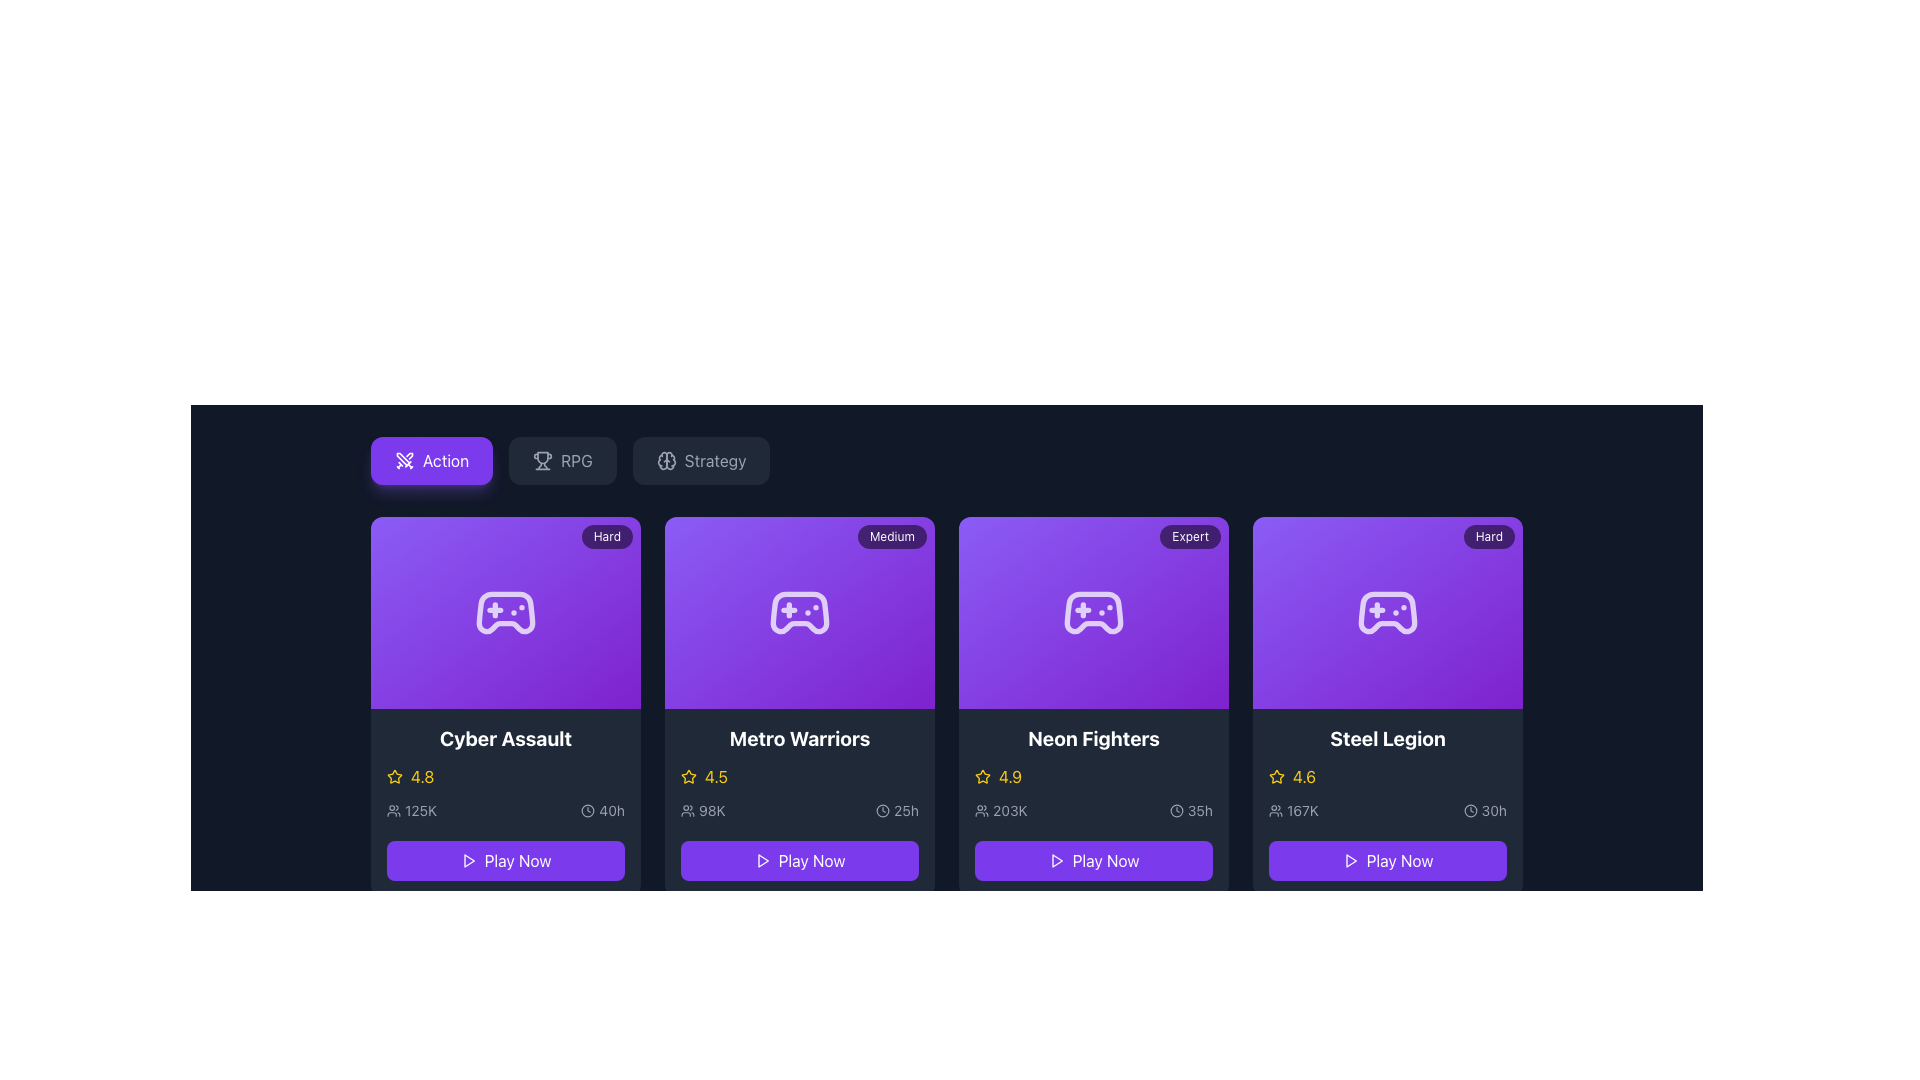 The image size is (1920, 1080). I want to click on the star visual indicator in the rating section of the Steel Legion game card to rate it, so click(1275, 774).